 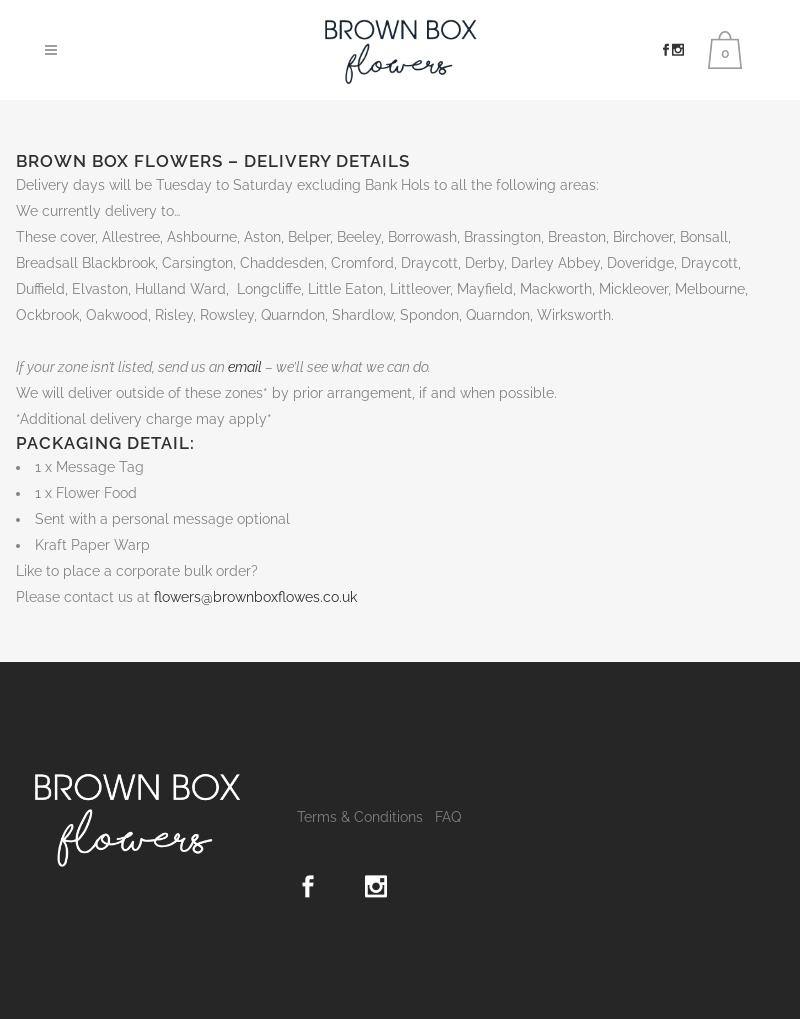 What do you see at coordinates (538, 181) in the screenshot?
I see `'Basket'` at bounding box center [538, 181].